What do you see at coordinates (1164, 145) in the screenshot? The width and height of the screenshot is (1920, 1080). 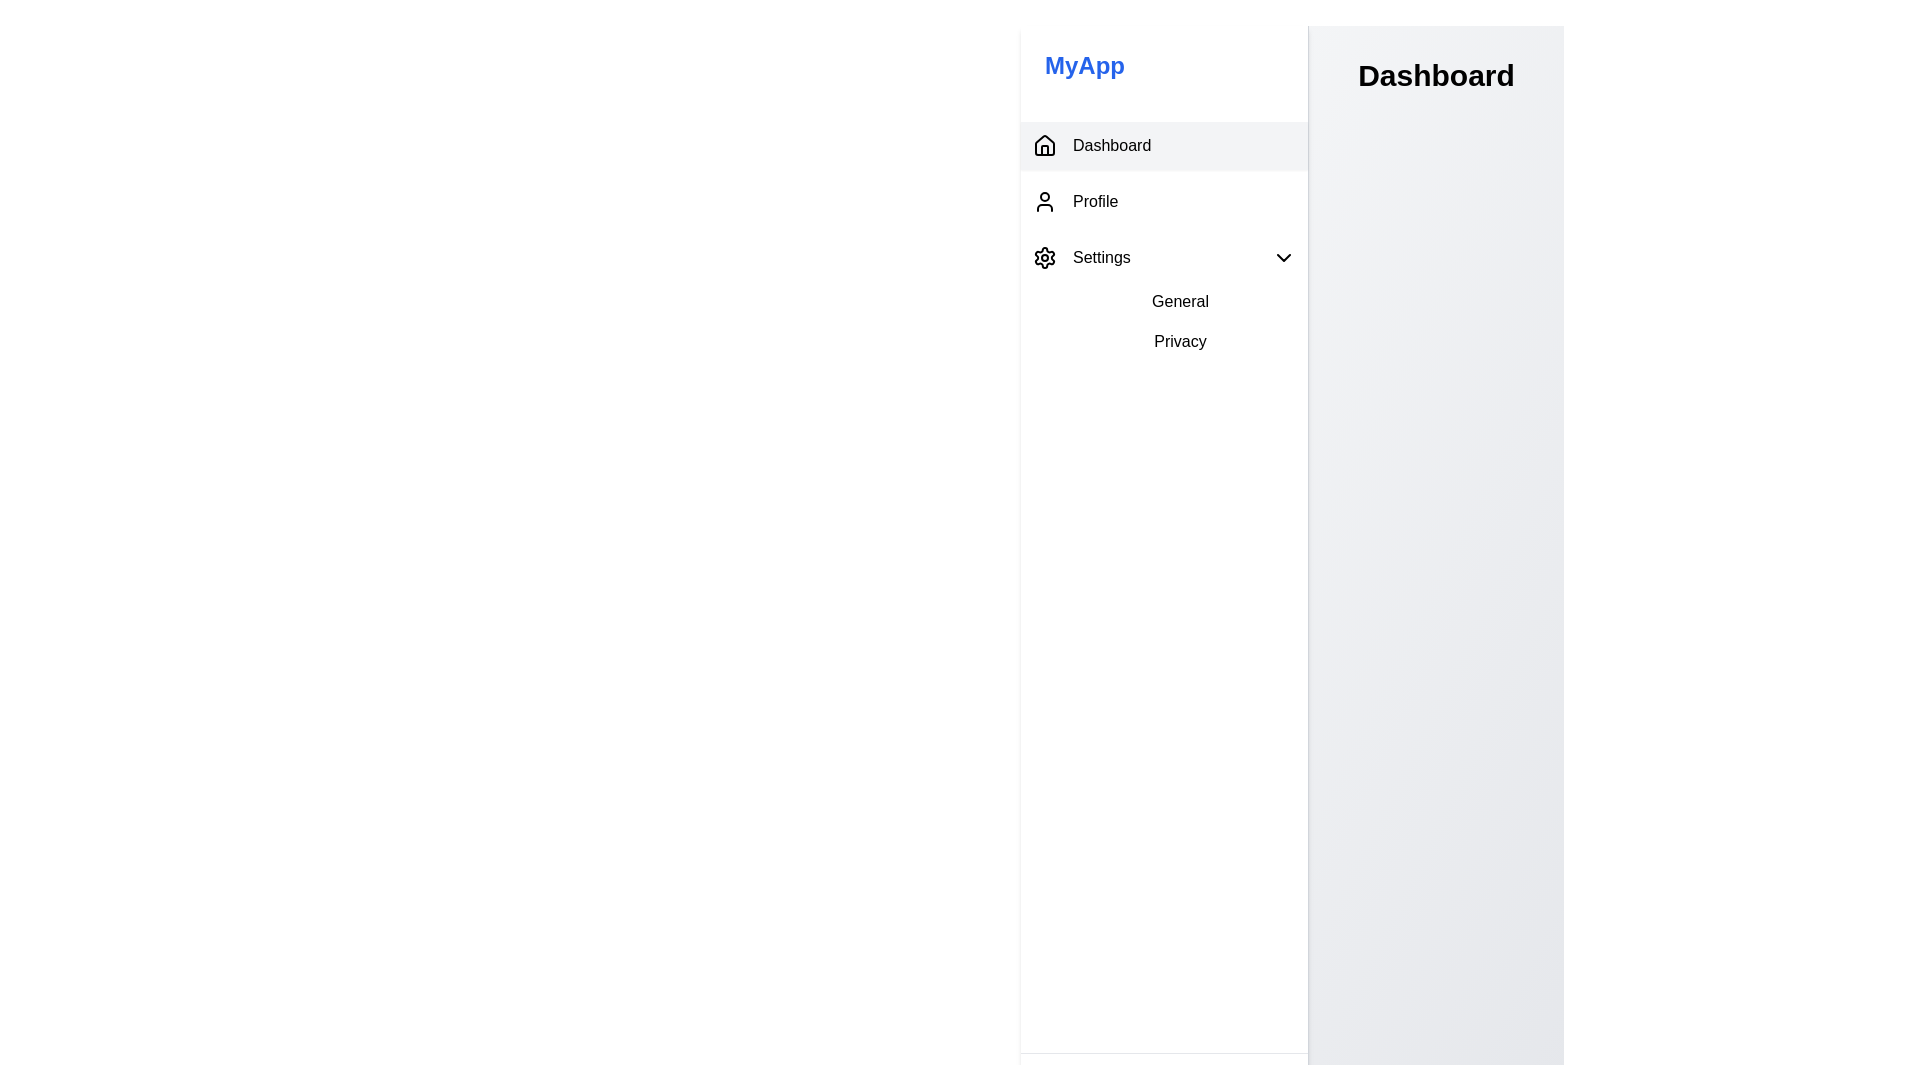 I see `the topmost navigation button labeled 'Dashboard' in the sidebar, located directly below 'MyApp'` at bounding box center [1164, 145].